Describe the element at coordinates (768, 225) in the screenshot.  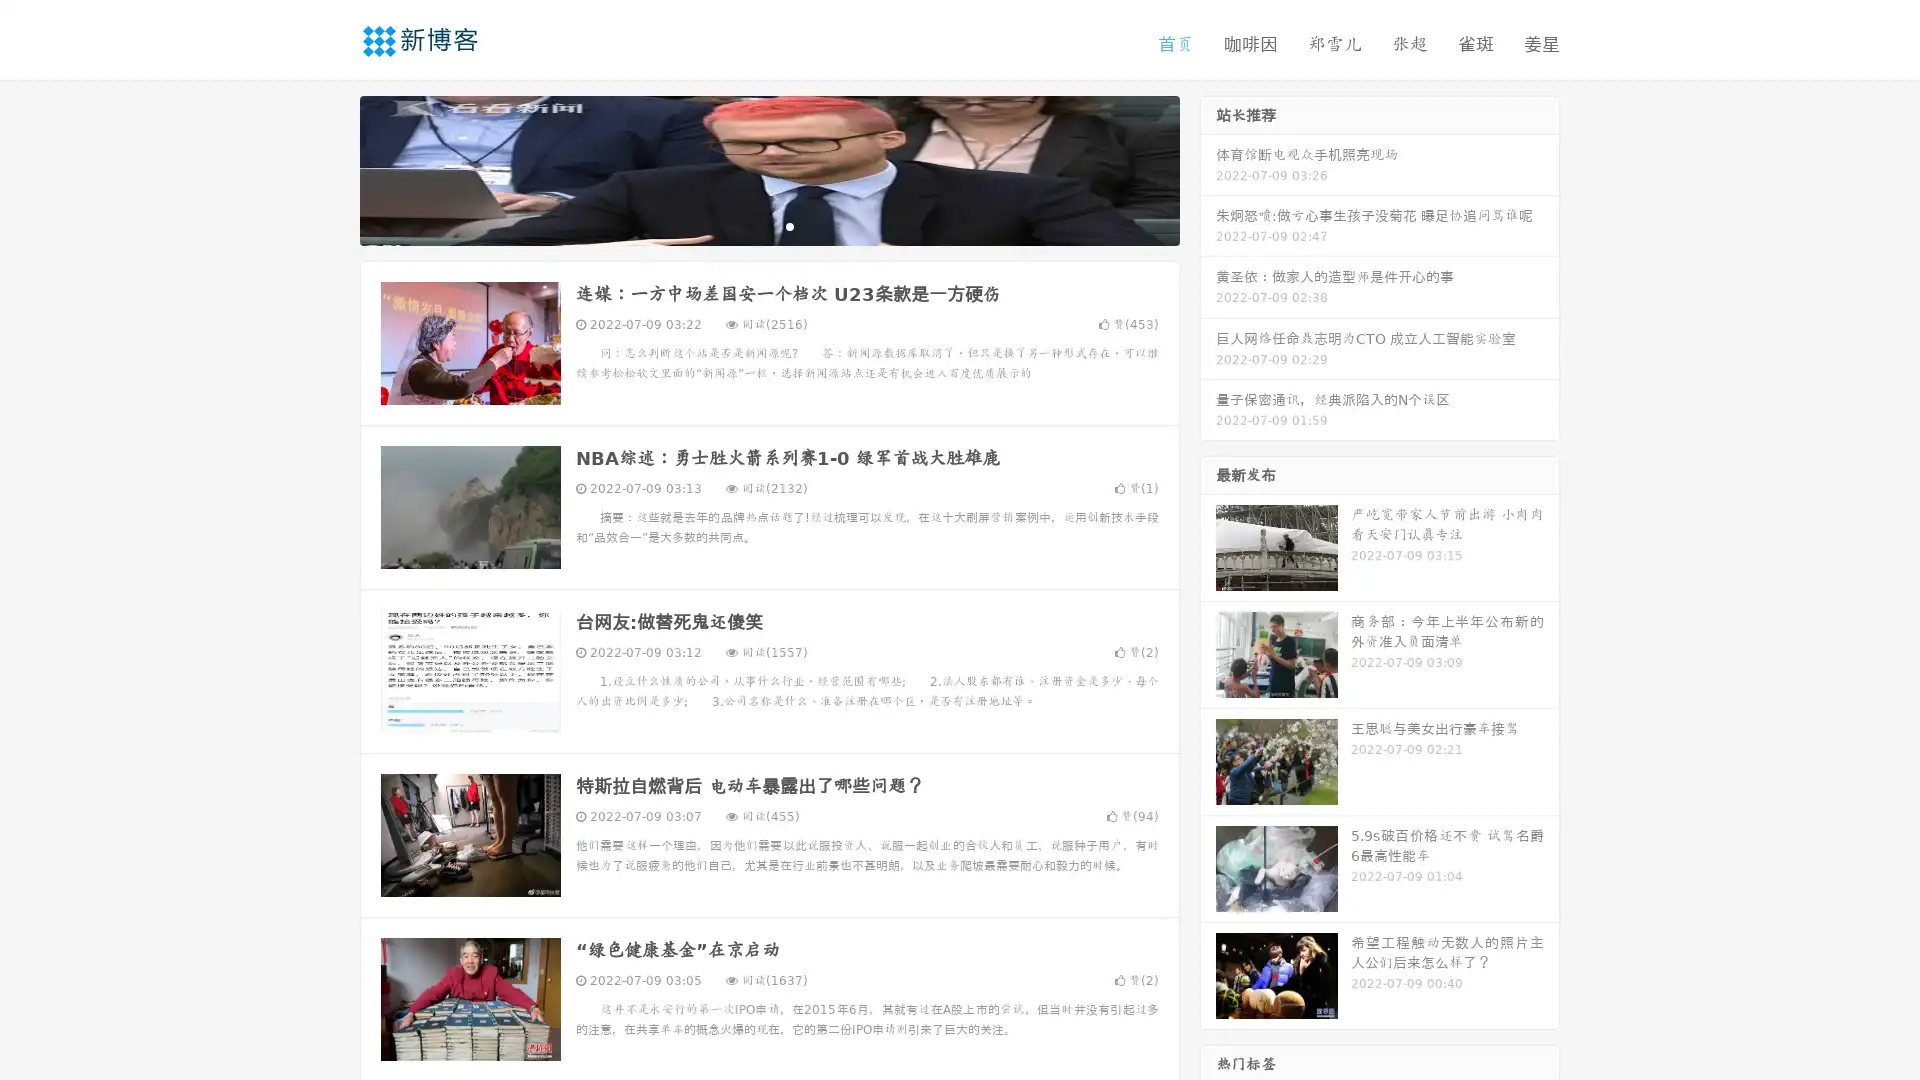
I see `Go to slide 2` at that location.